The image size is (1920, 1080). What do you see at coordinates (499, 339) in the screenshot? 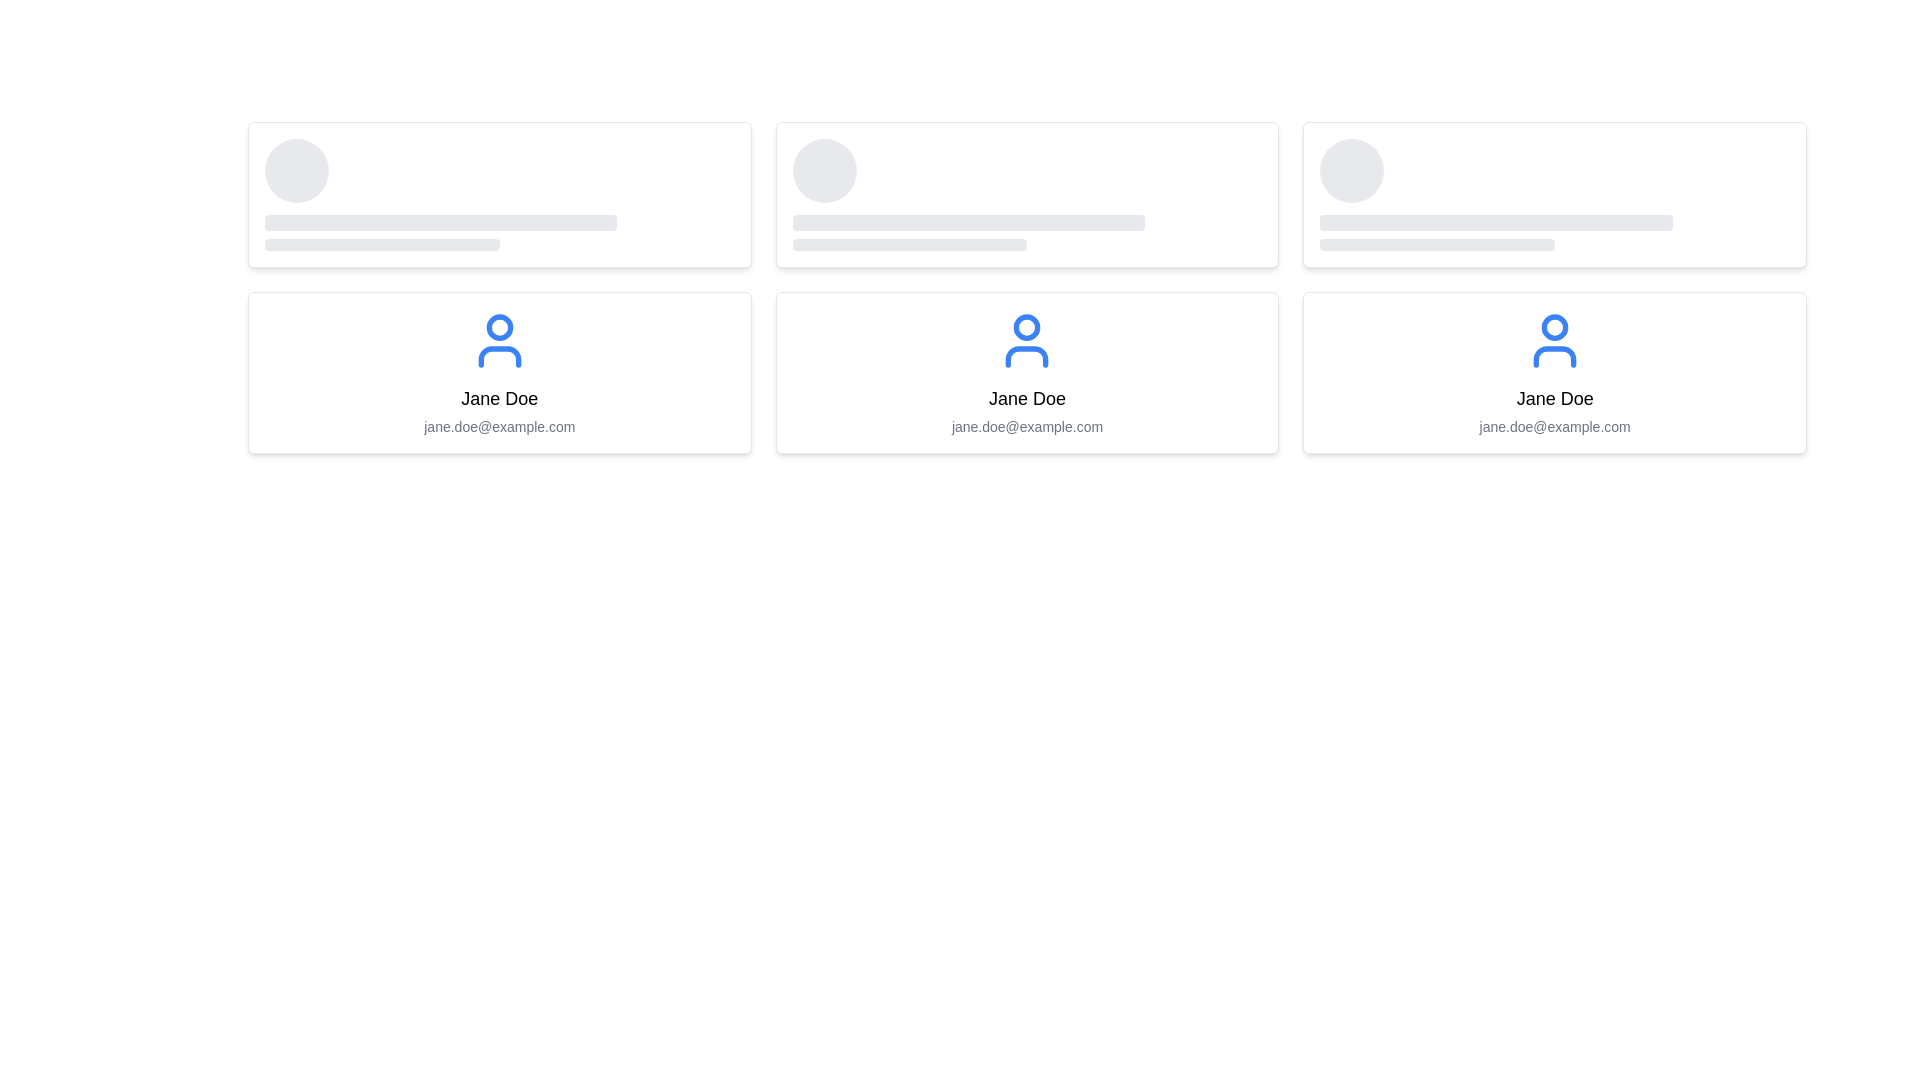
I see `the user profile icon, which is a circular blue icon above the text 'Jane Doe' and 'jane.doe@example.com'` at bounding box center [499, 339].